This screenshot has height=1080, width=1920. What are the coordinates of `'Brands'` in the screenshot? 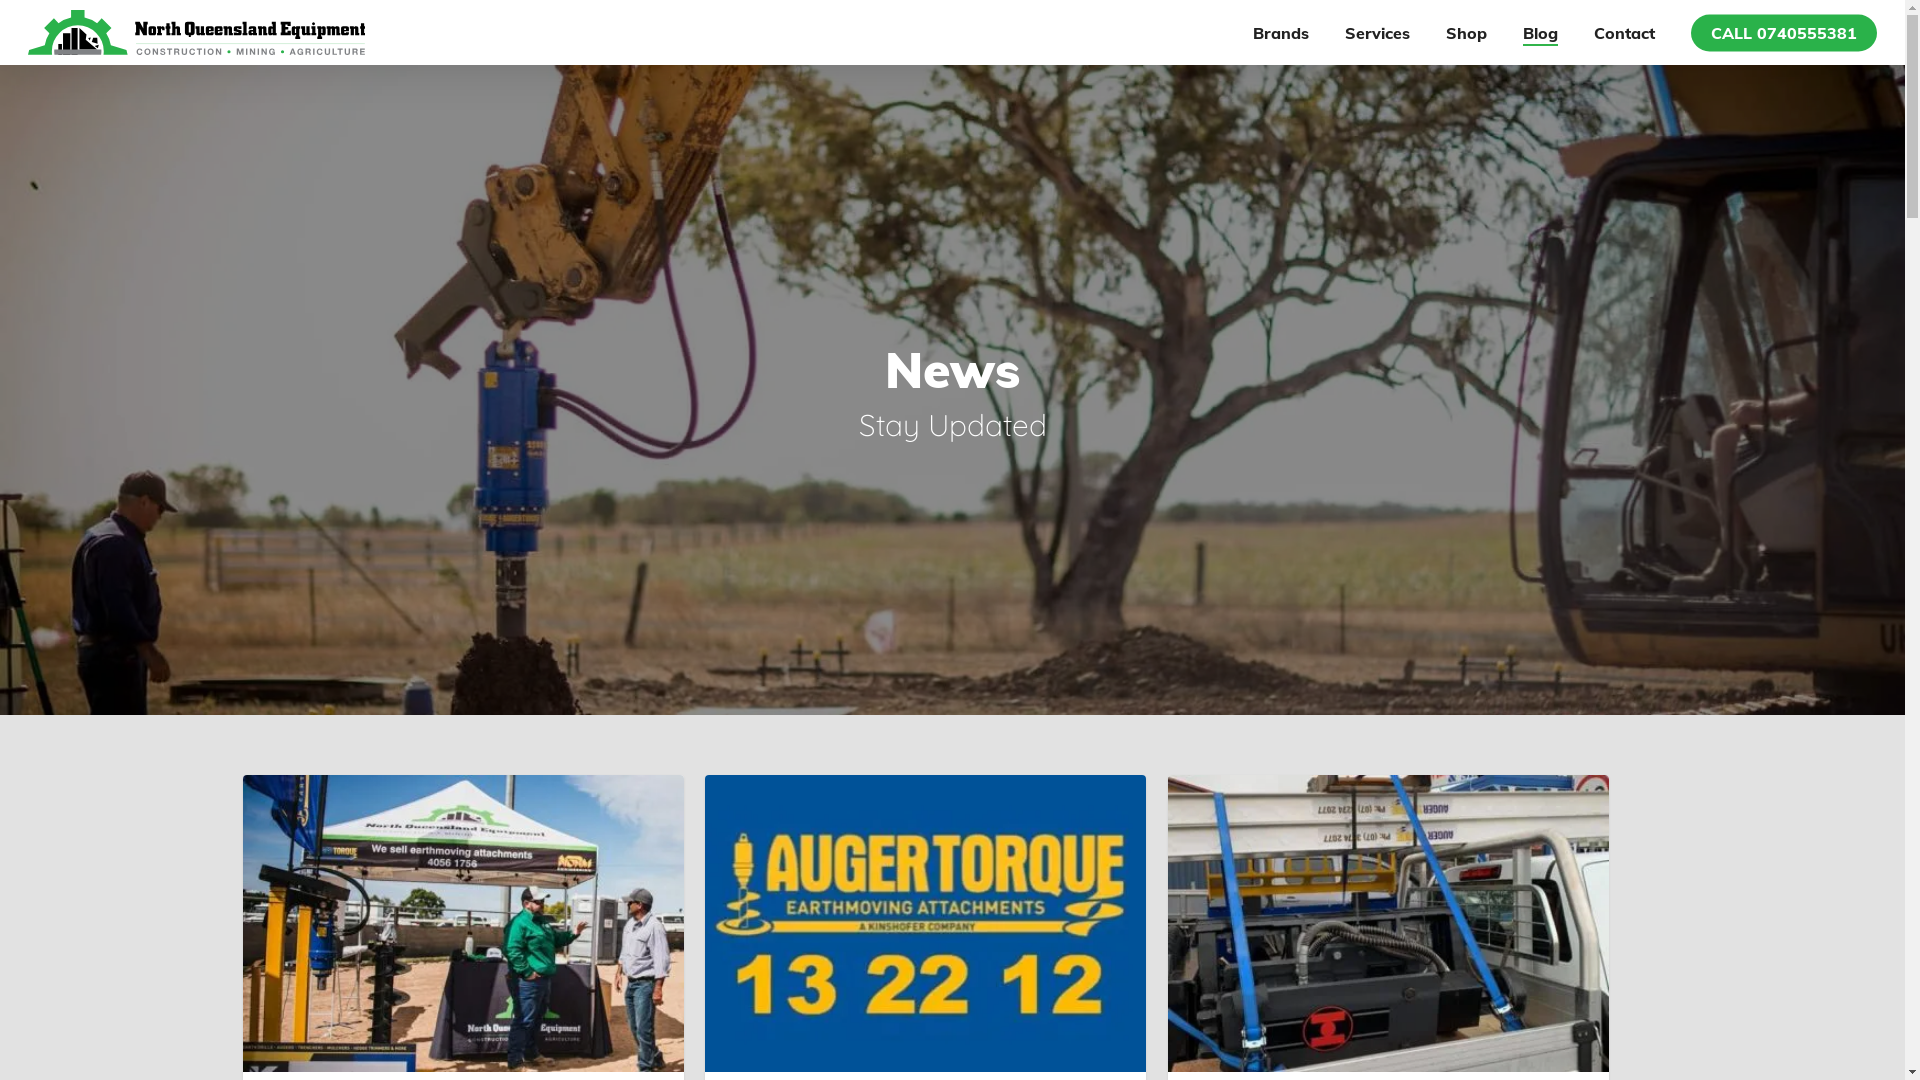 It's located at (1281, 31).